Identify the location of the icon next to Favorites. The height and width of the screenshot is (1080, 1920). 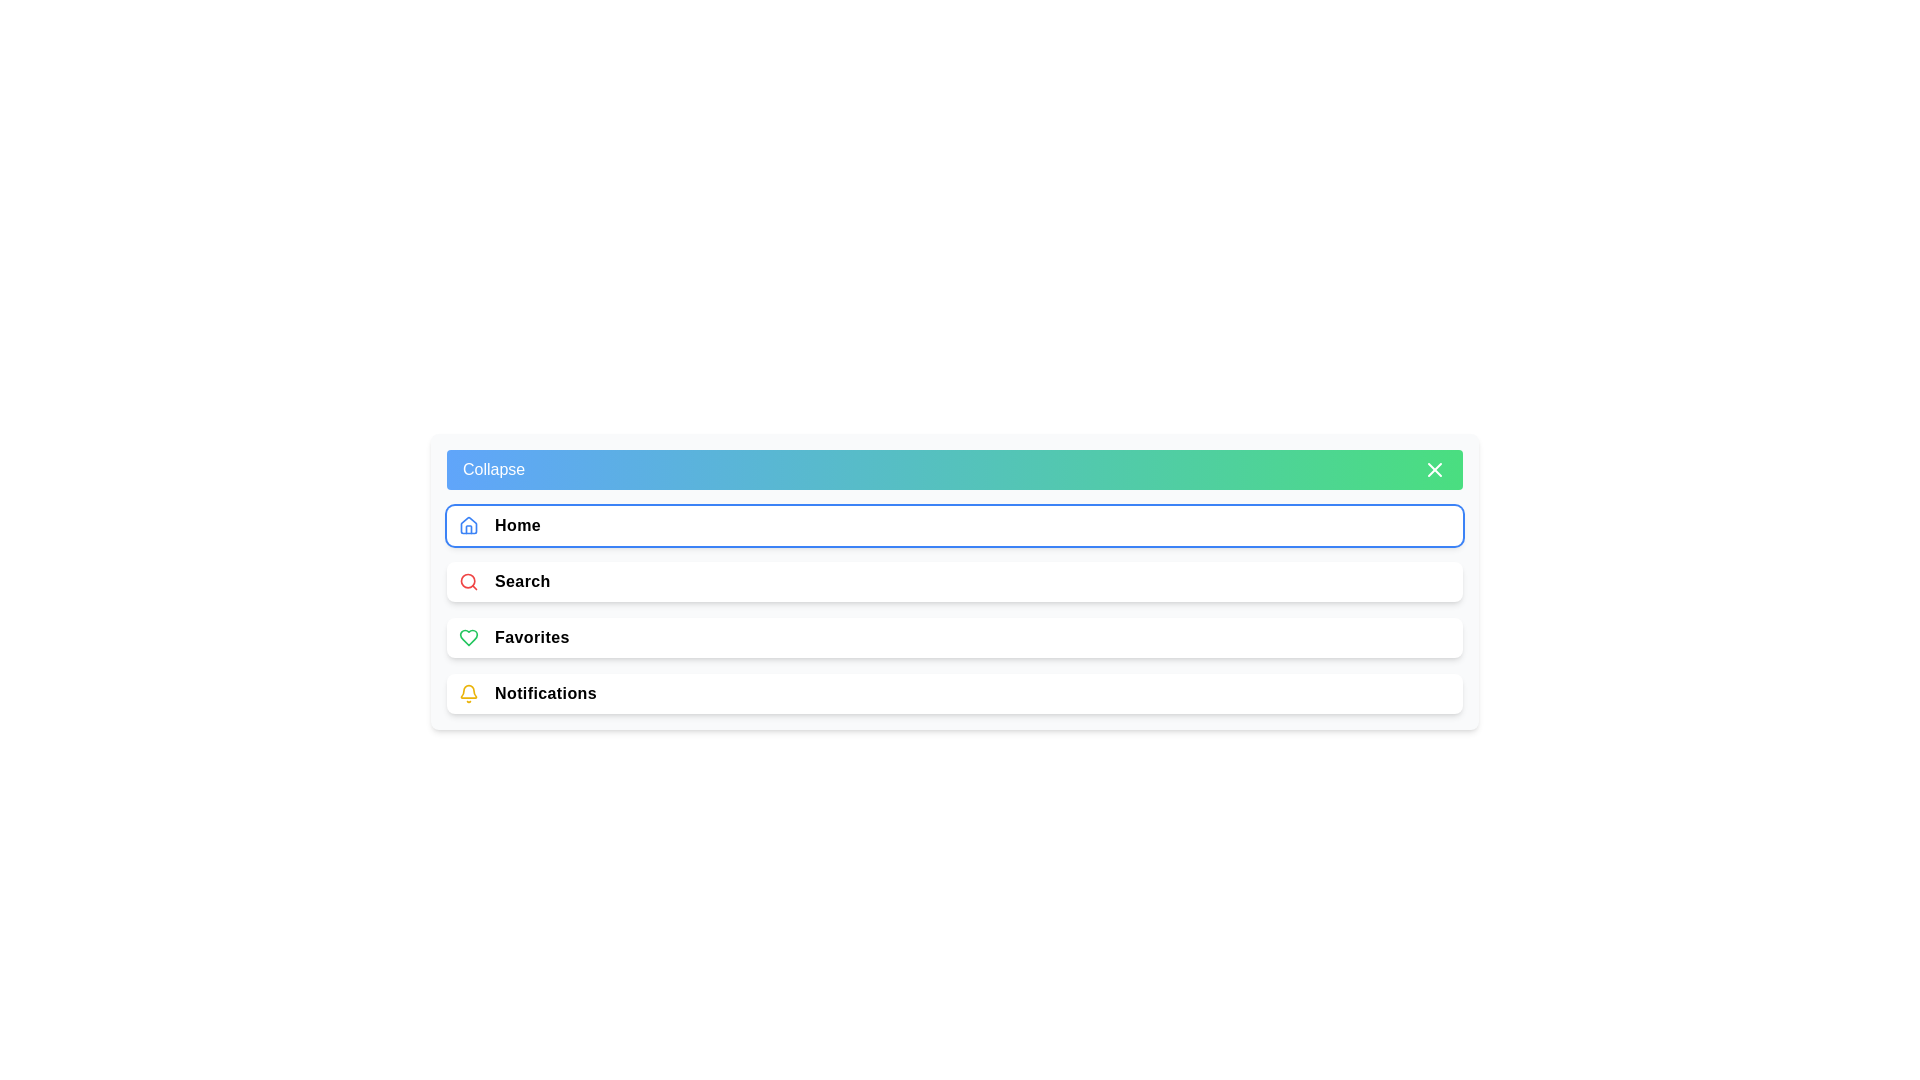
(468, 637).